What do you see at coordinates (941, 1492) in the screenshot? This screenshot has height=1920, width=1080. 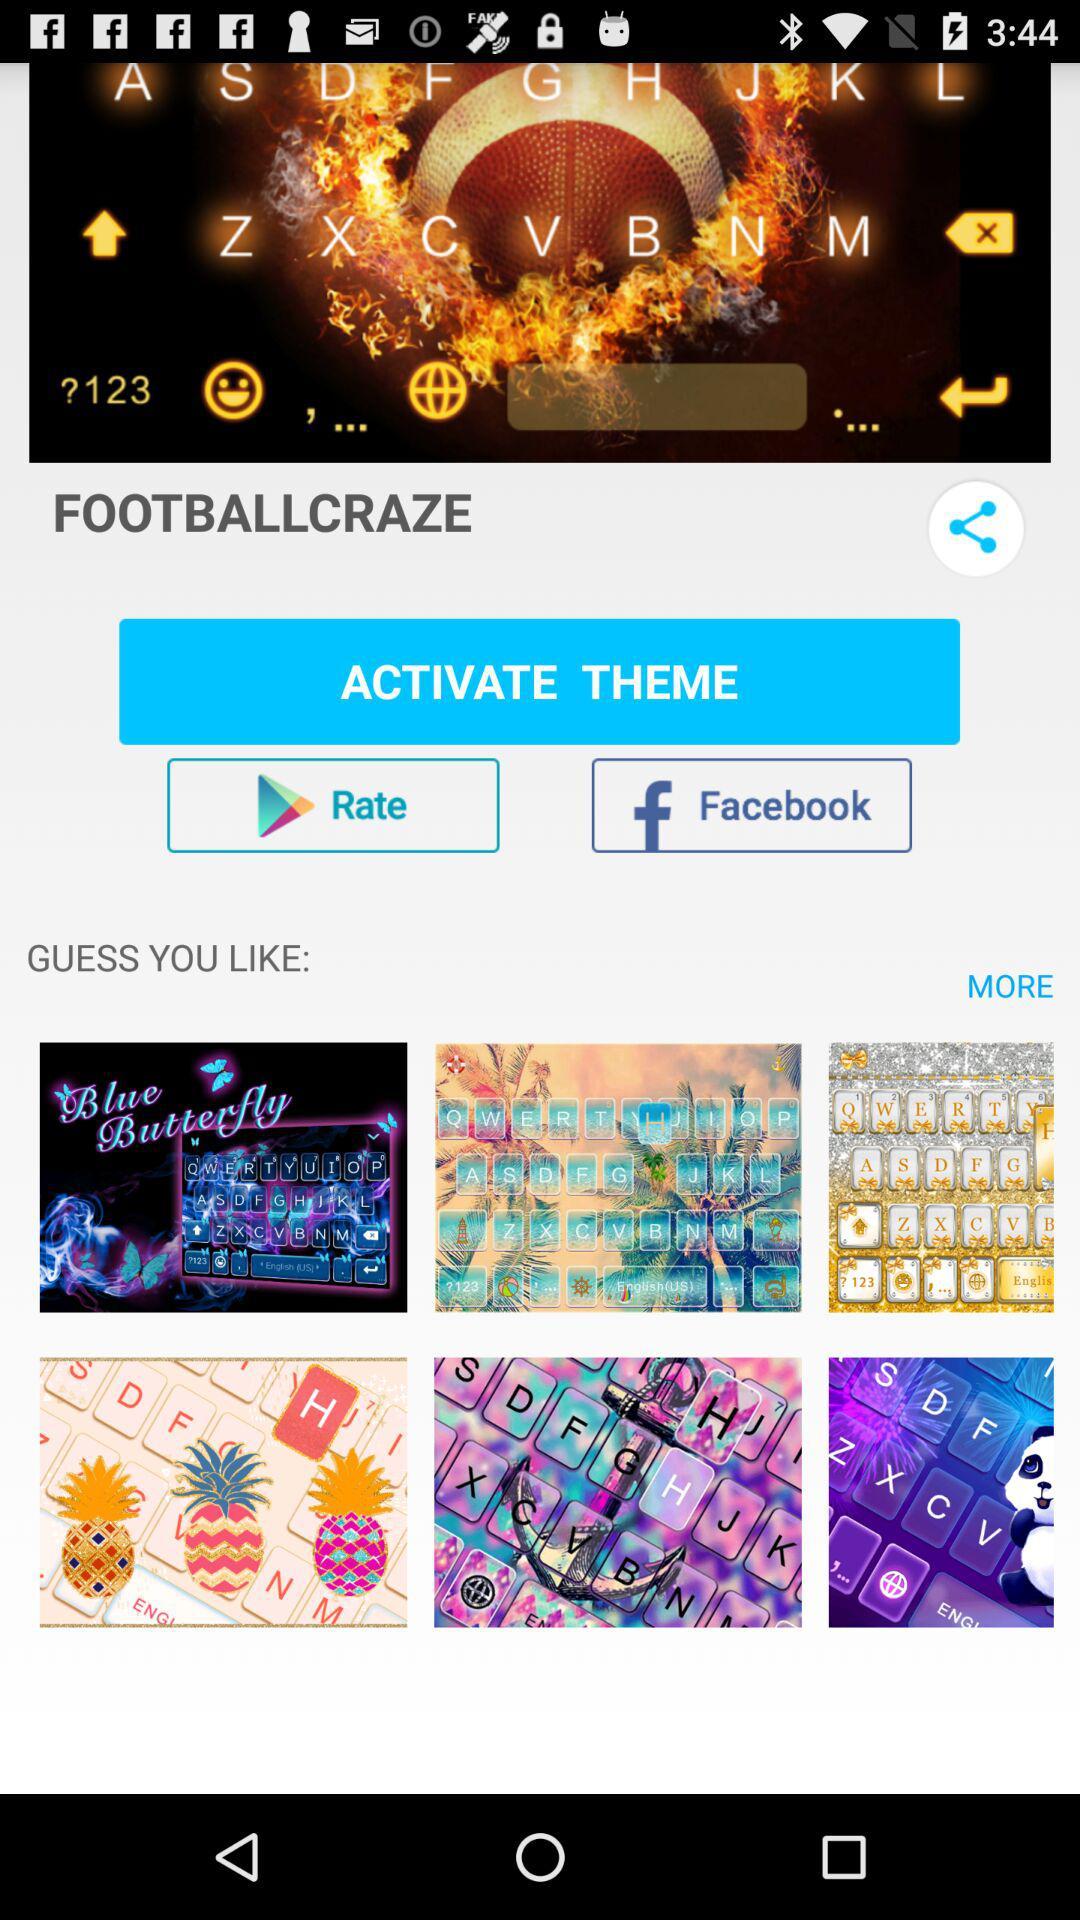 I see `icon selection` at bounding box center [941, 1492].